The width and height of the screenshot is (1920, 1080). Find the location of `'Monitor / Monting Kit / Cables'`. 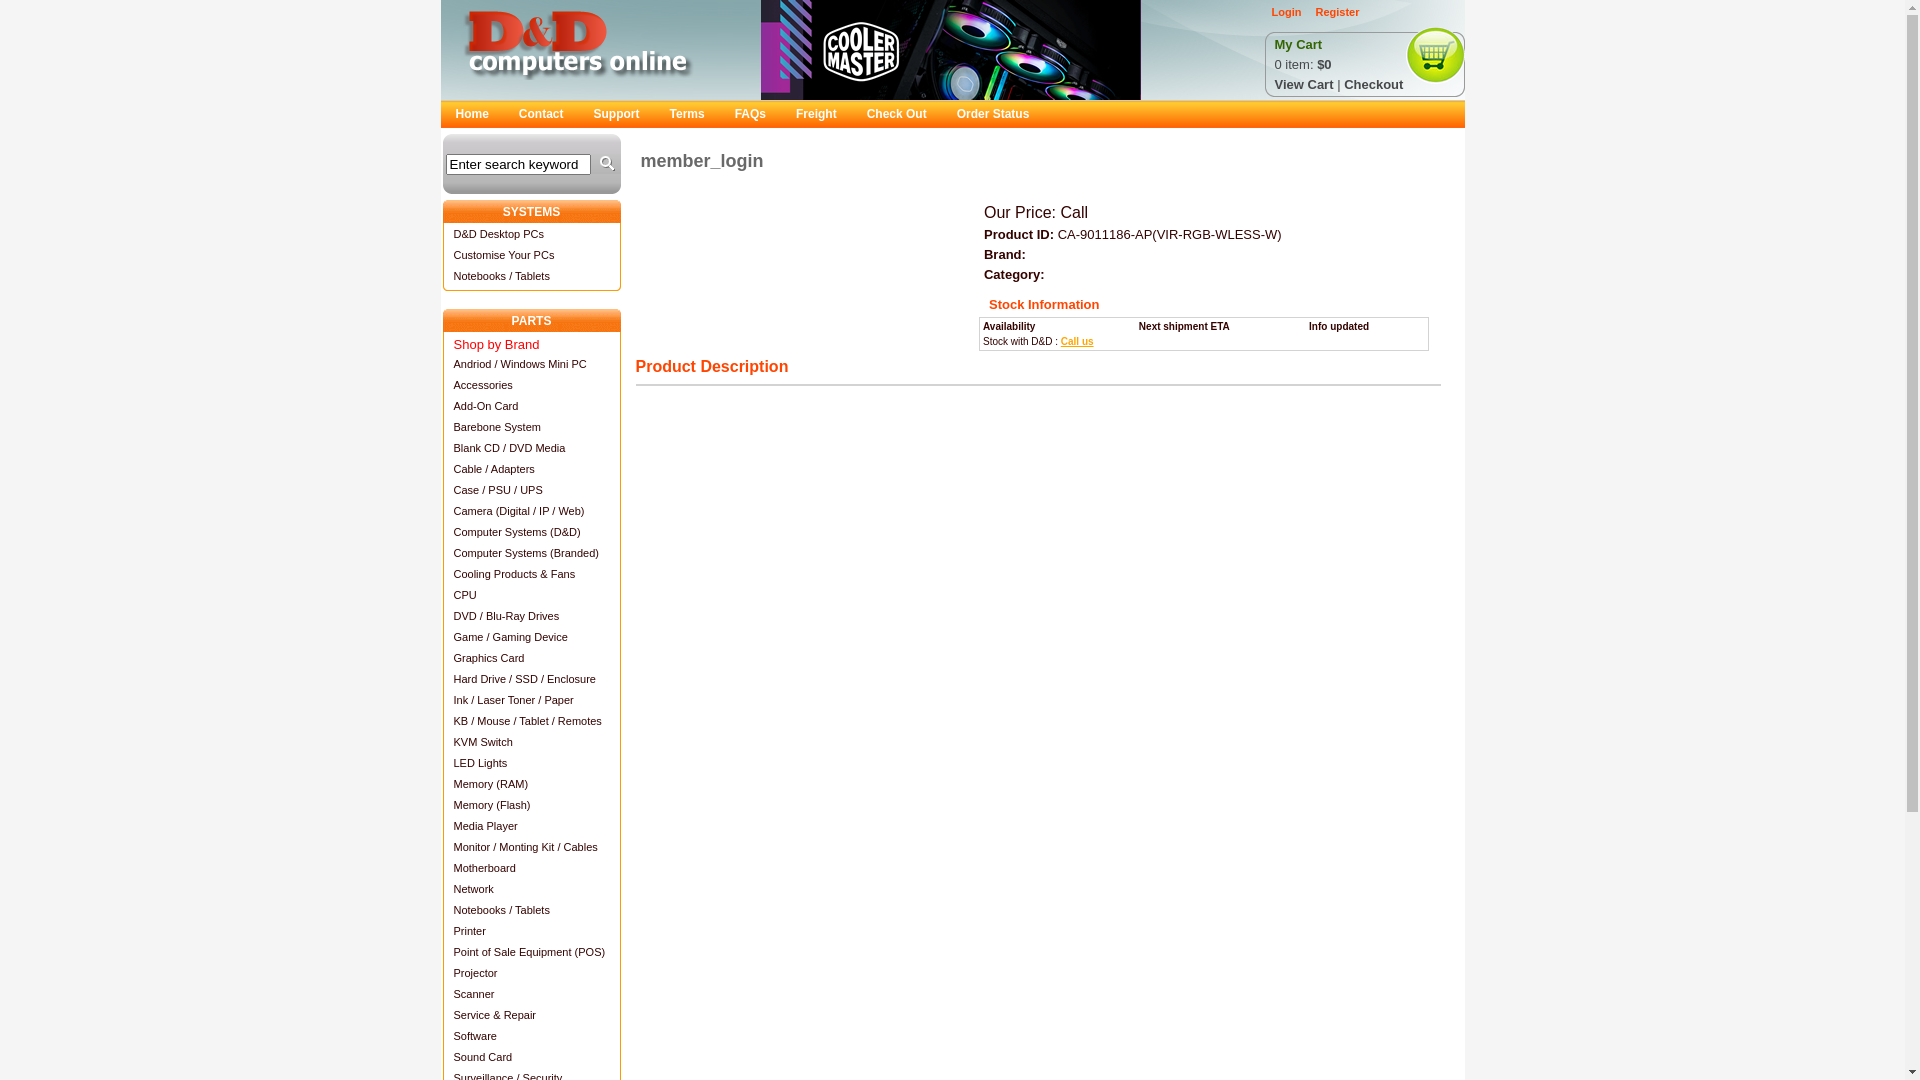

'Monitor / Monting Kit / Cables' is located at coordinates (531, 846).